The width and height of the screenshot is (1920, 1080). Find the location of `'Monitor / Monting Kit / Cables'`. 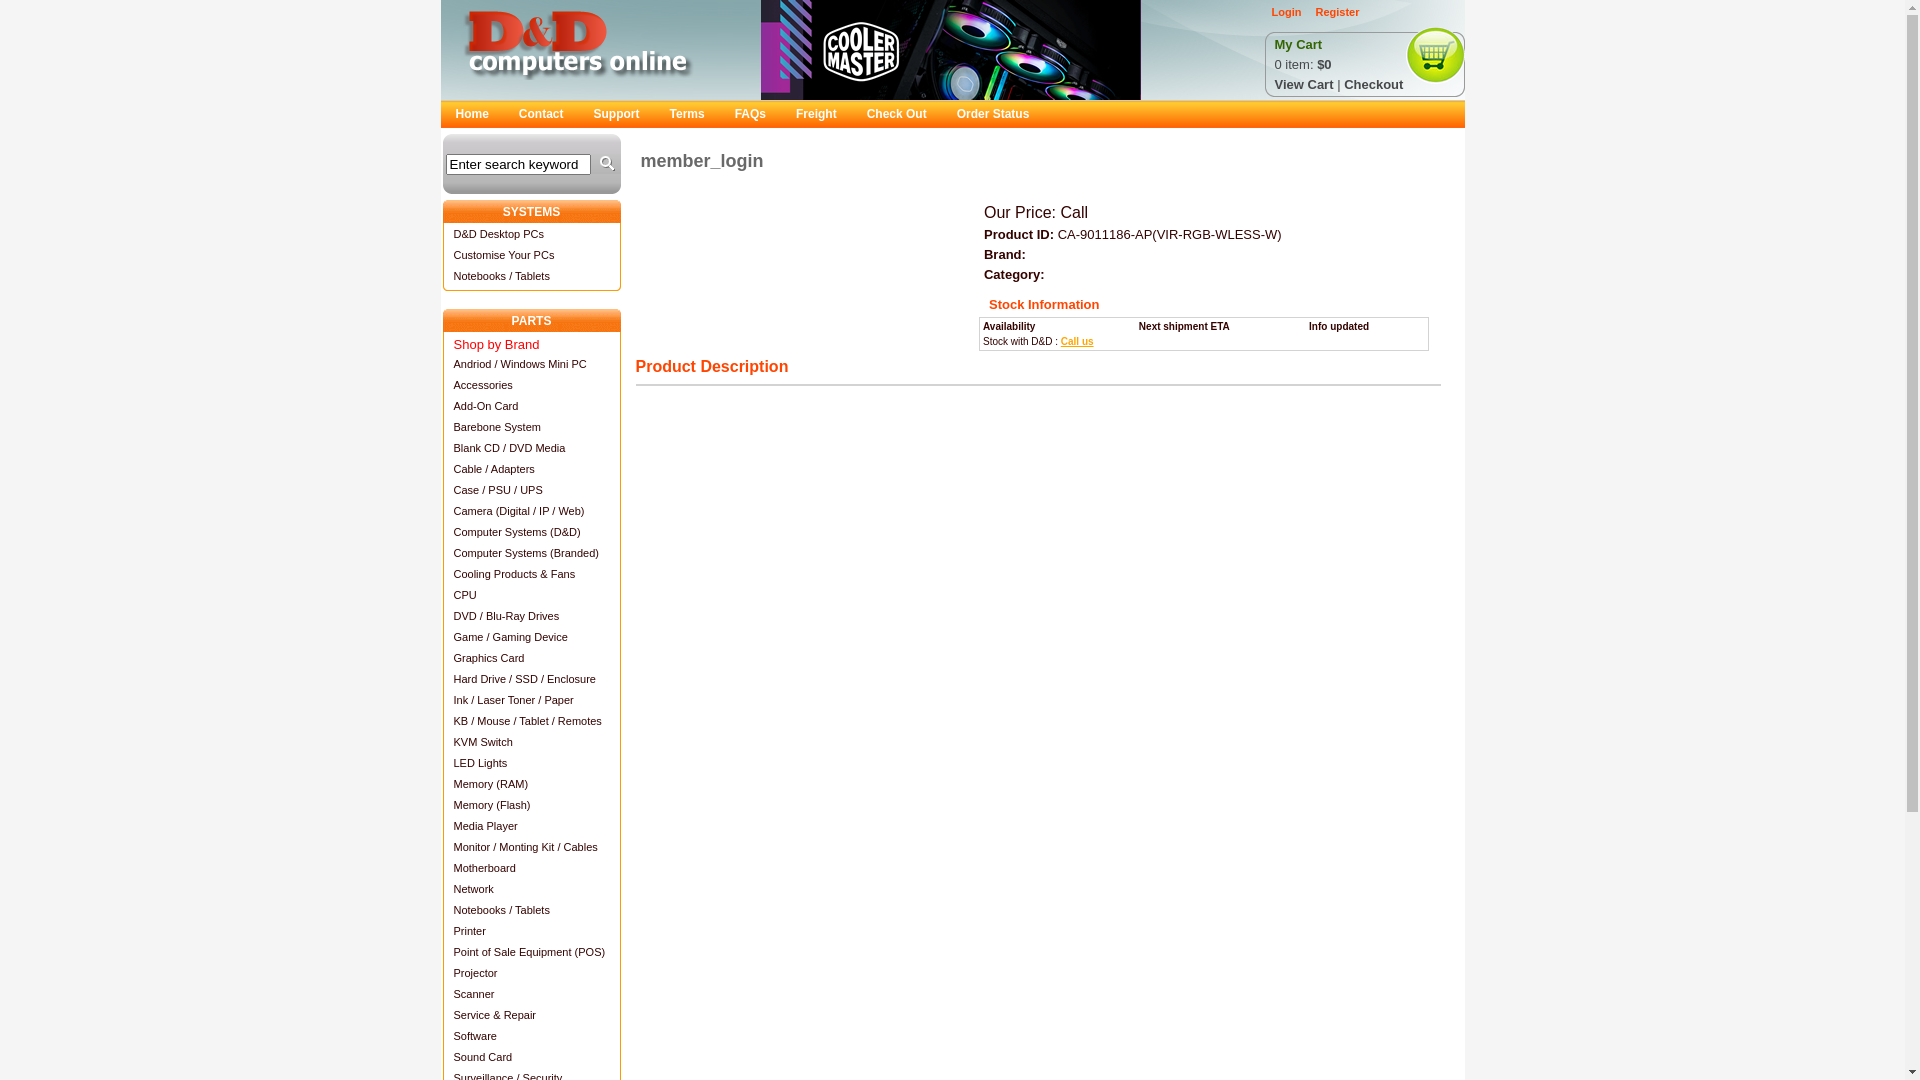

'Monitor / Monting Kit / Cables' is located at coordinates (531, 846).